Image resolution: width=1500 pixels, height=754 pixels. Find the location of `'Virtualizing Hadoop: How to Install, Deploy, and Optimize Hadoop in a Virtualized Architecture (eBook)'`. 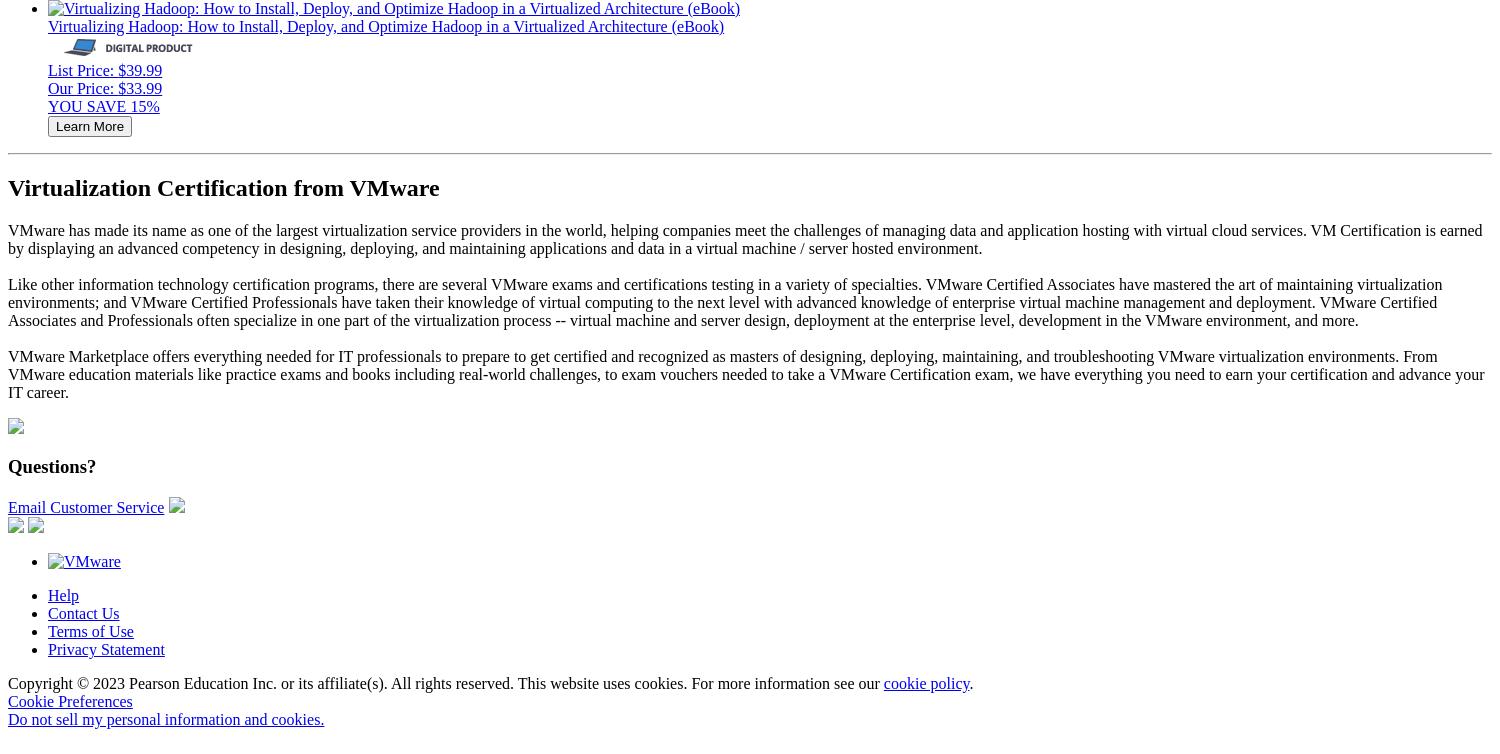

'Virtualizing Hadoop: How to Install, Deploy, and Optimize Hadoop in a Virtualized Architecture (eBook)' is located at coordinates (385, 25).